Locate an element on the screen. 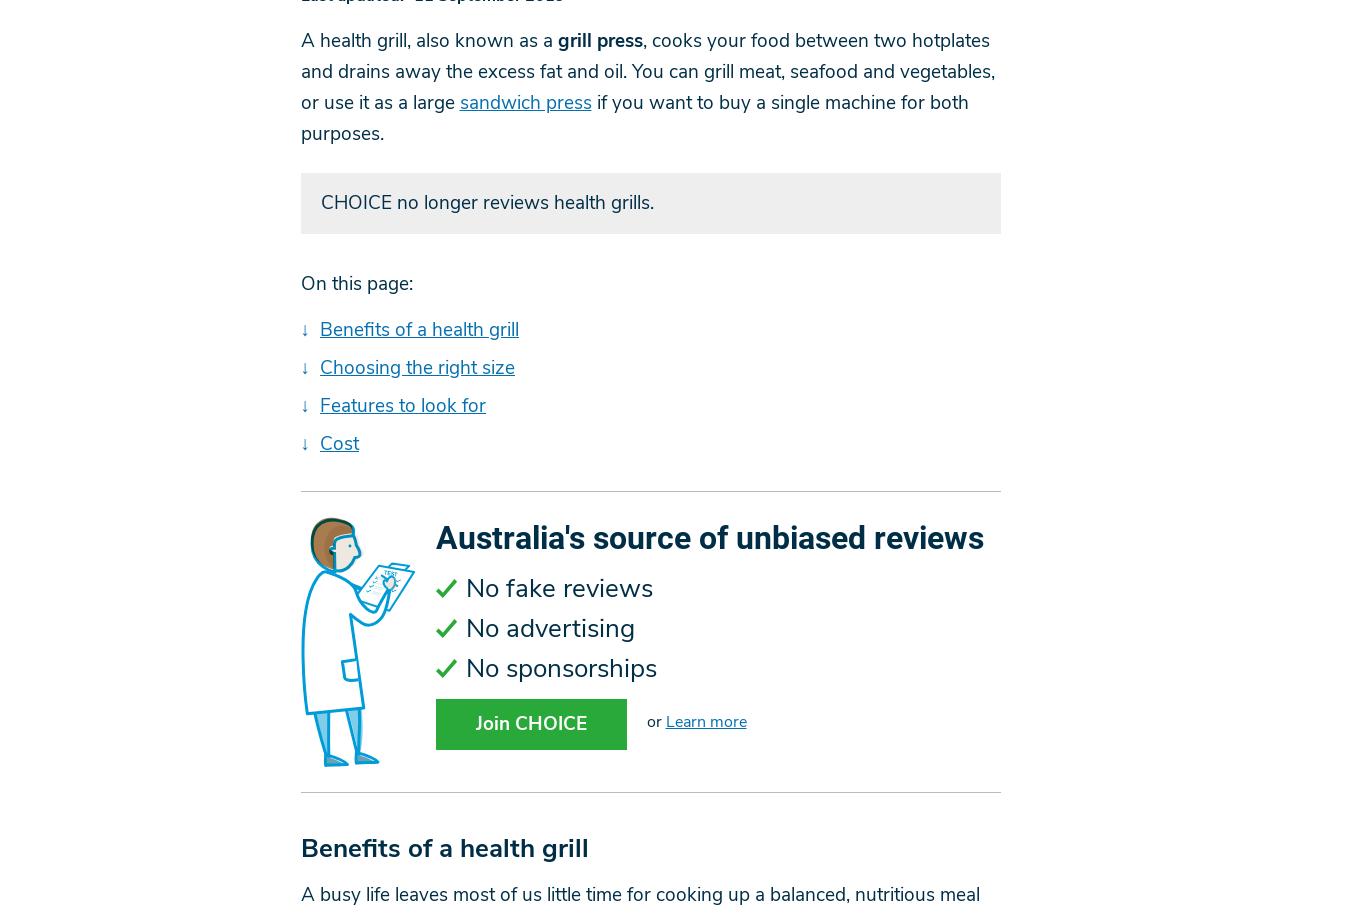 Image resolution: width=1366 pixels, height=914 pixels. 'No advertising' is located at coordinates (464, 627).